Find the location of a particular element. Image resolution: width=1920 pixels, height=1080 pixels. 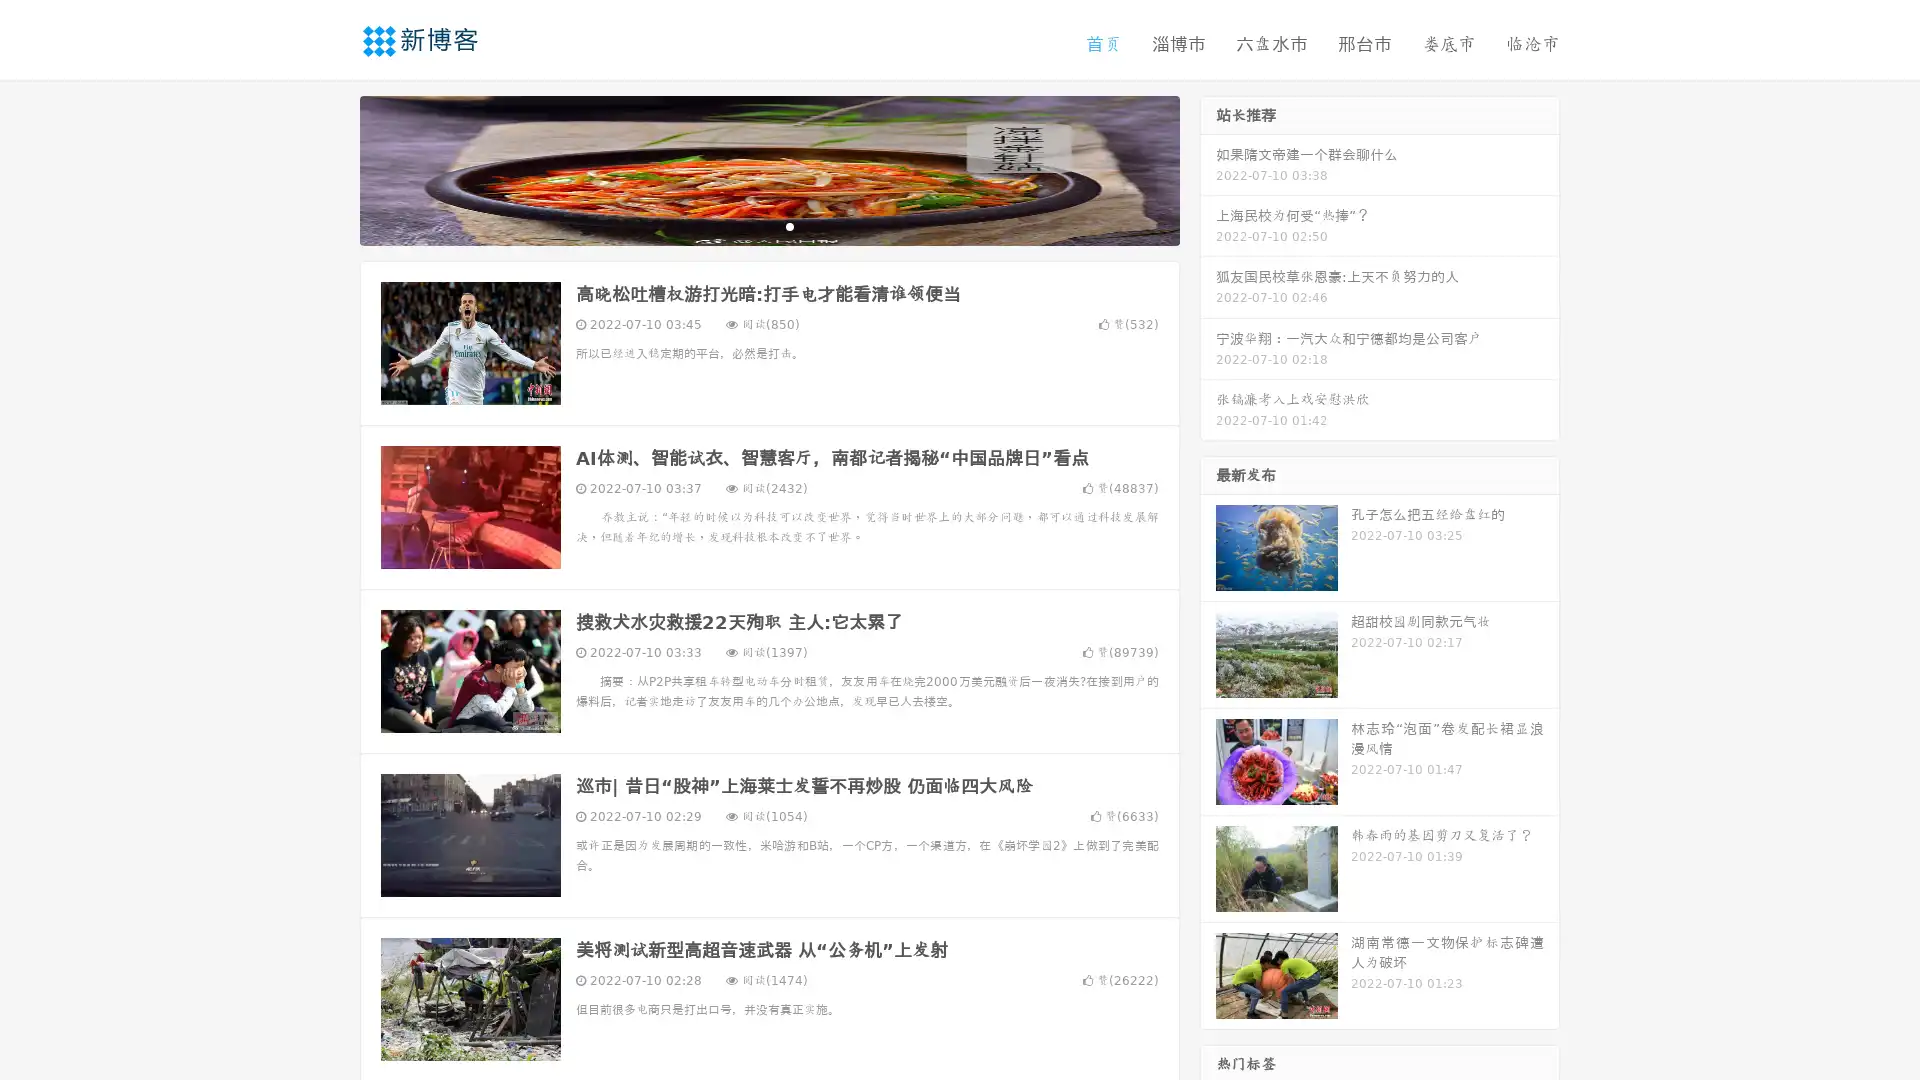

Previous slide is located at coordinates (330, 168).